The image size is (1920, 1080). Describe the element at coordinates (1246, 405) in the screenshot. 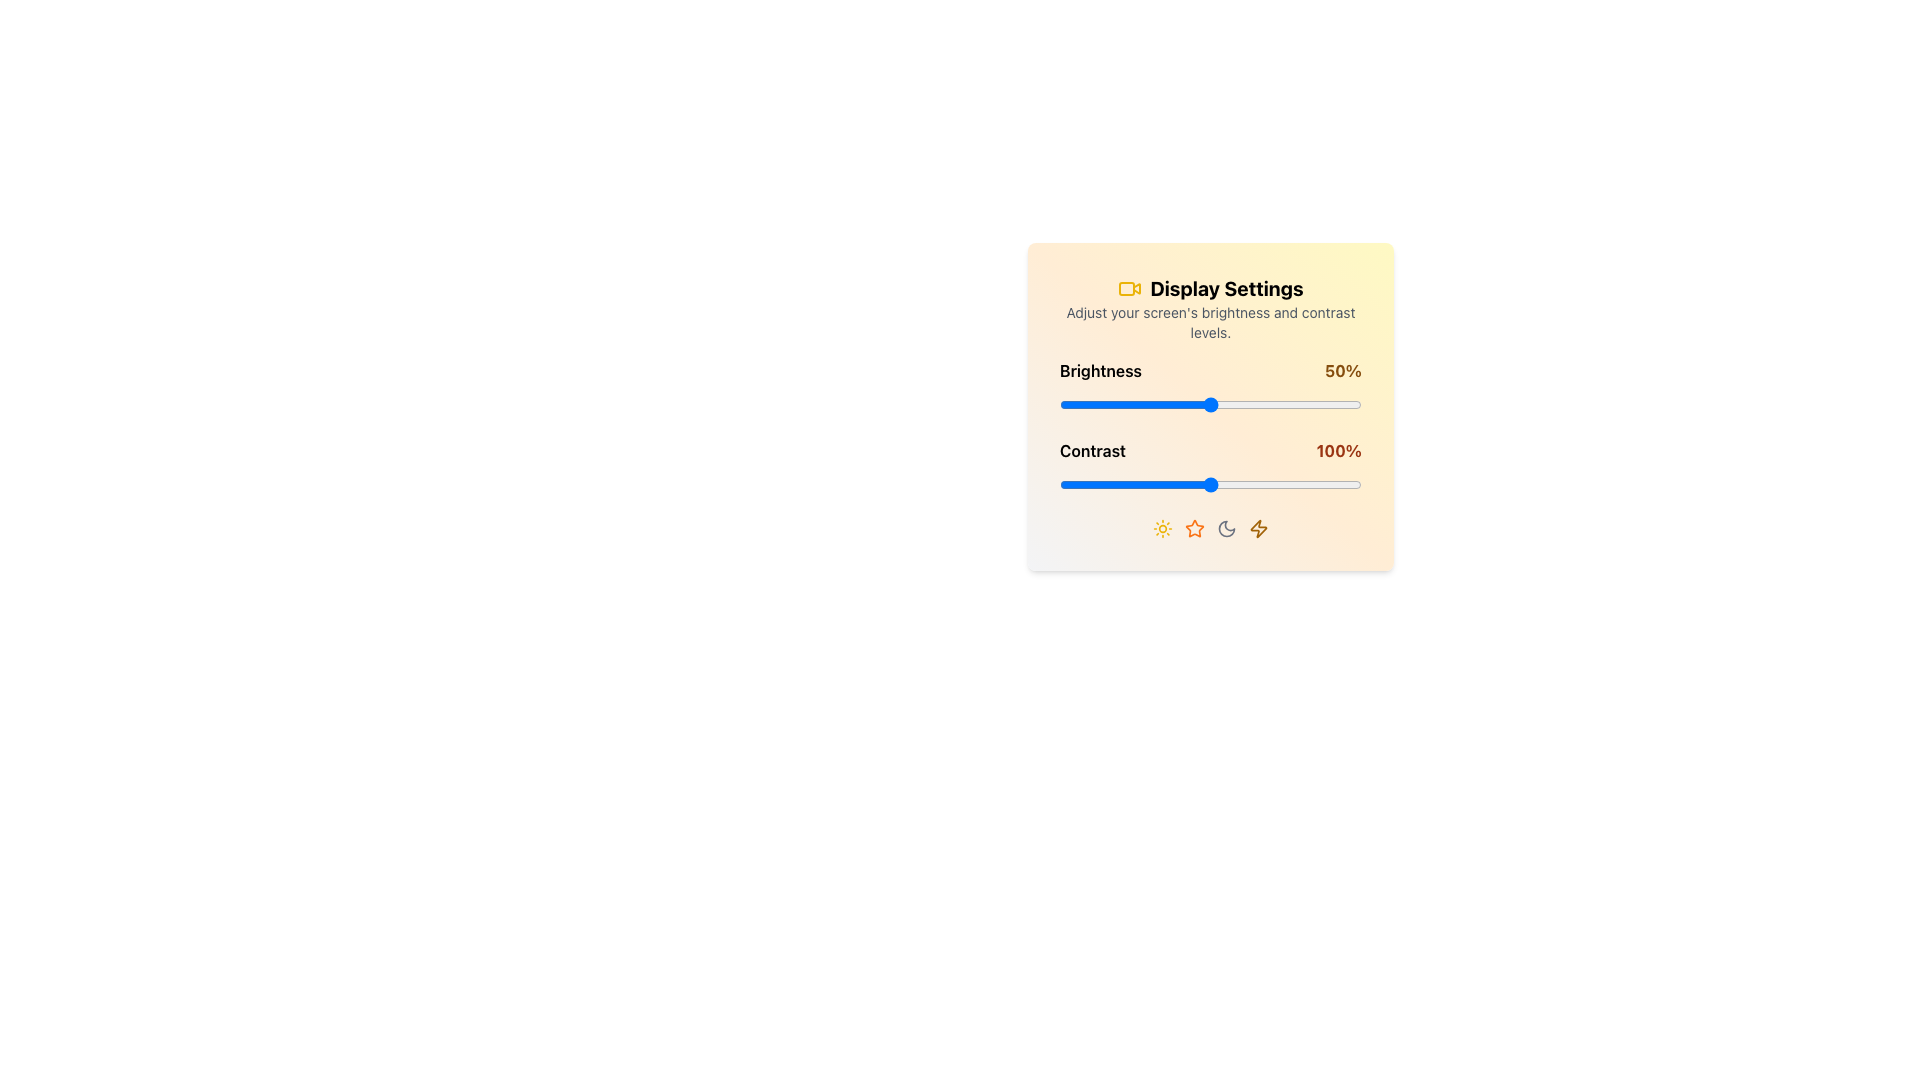

I see `the brightness` at that location.